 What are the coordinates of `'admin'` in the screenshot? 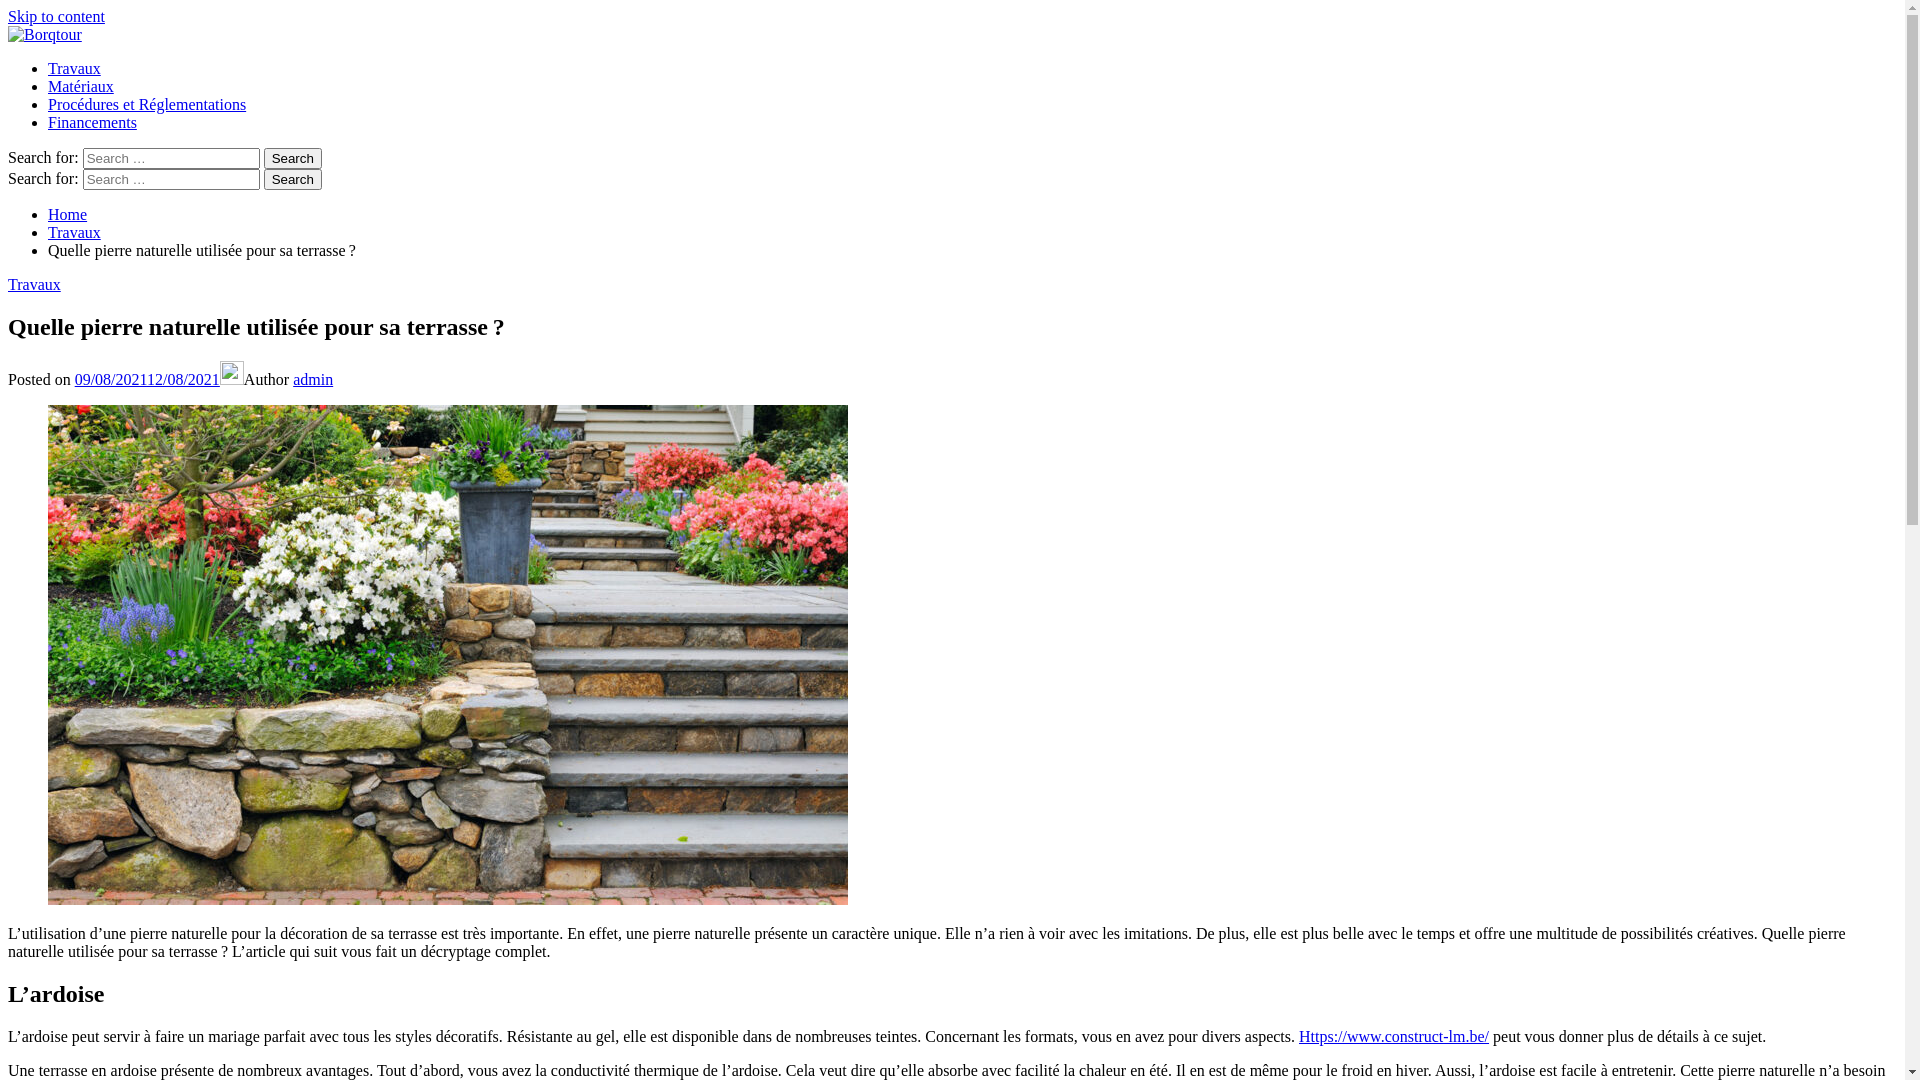 It's located at (311, 379).